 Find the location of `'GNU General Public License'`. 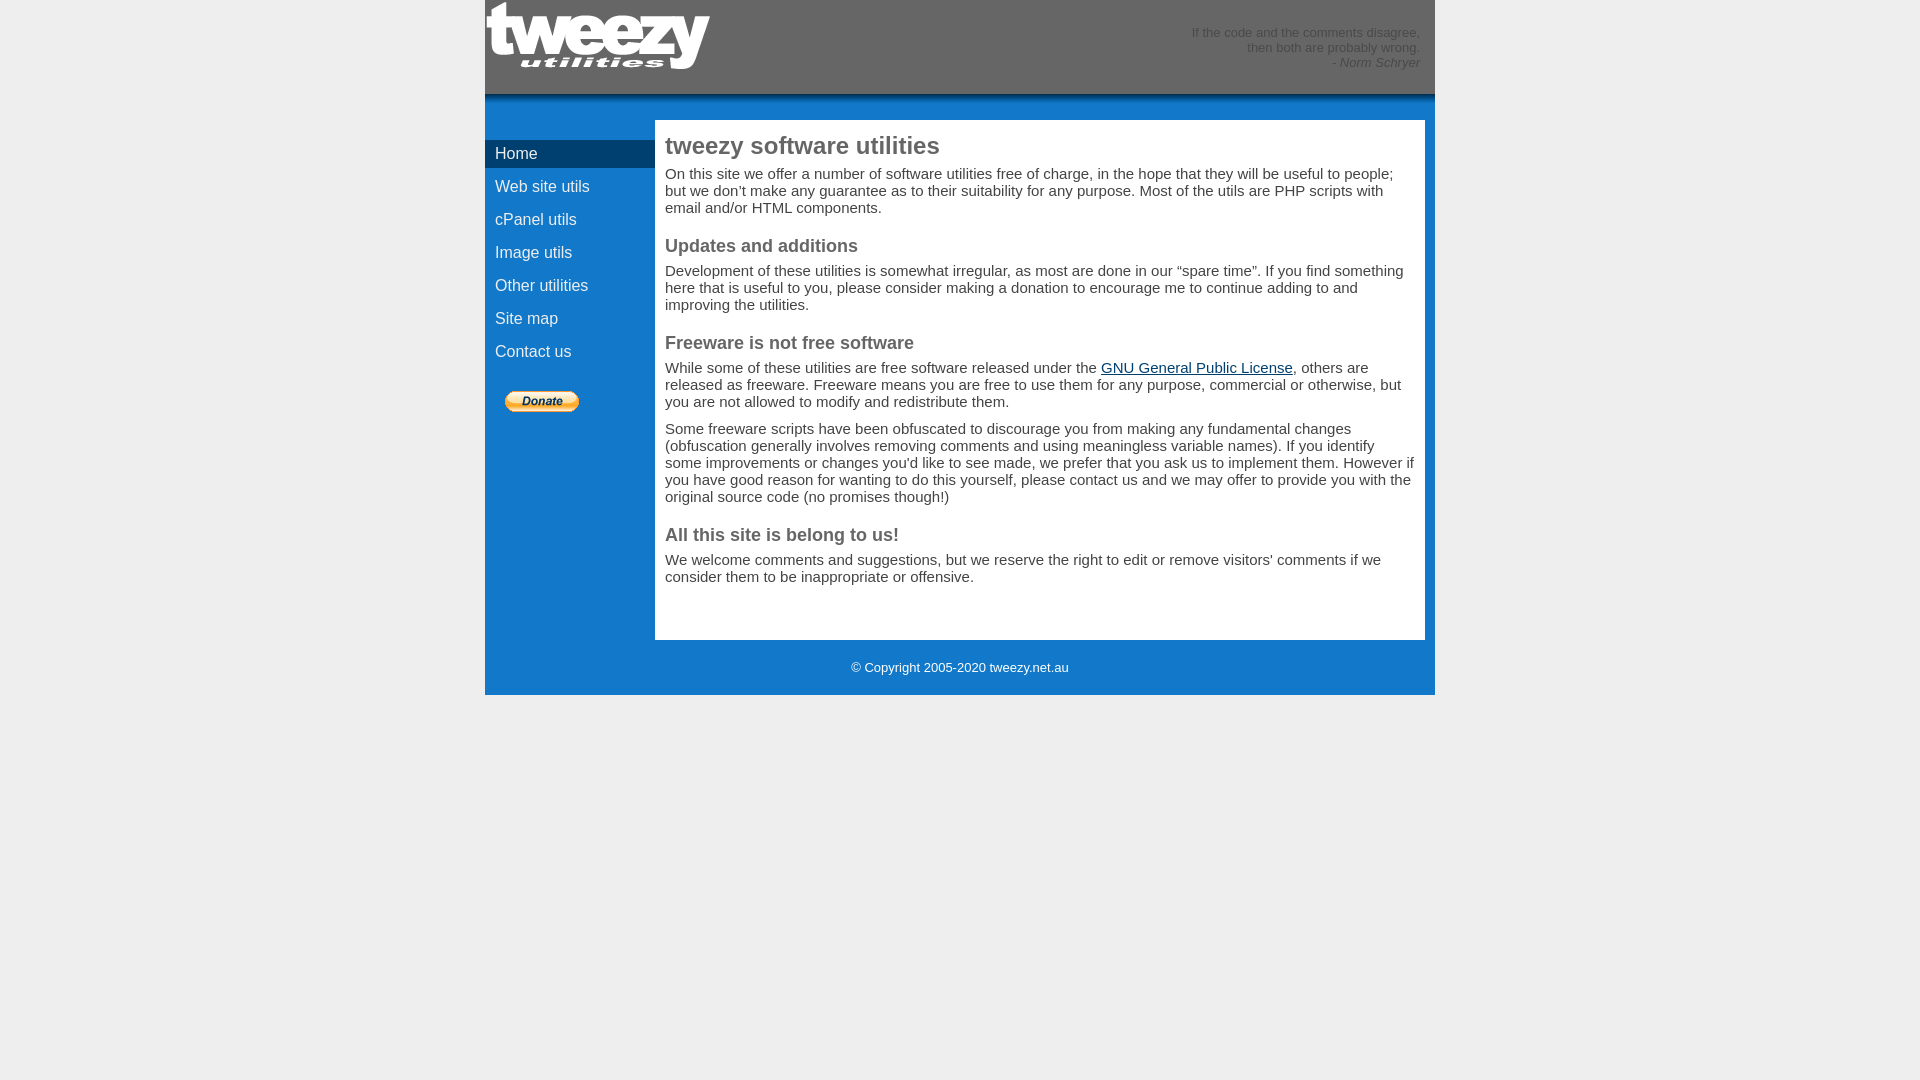

'GNU General Public License' is located at coordinates (1099, 367).